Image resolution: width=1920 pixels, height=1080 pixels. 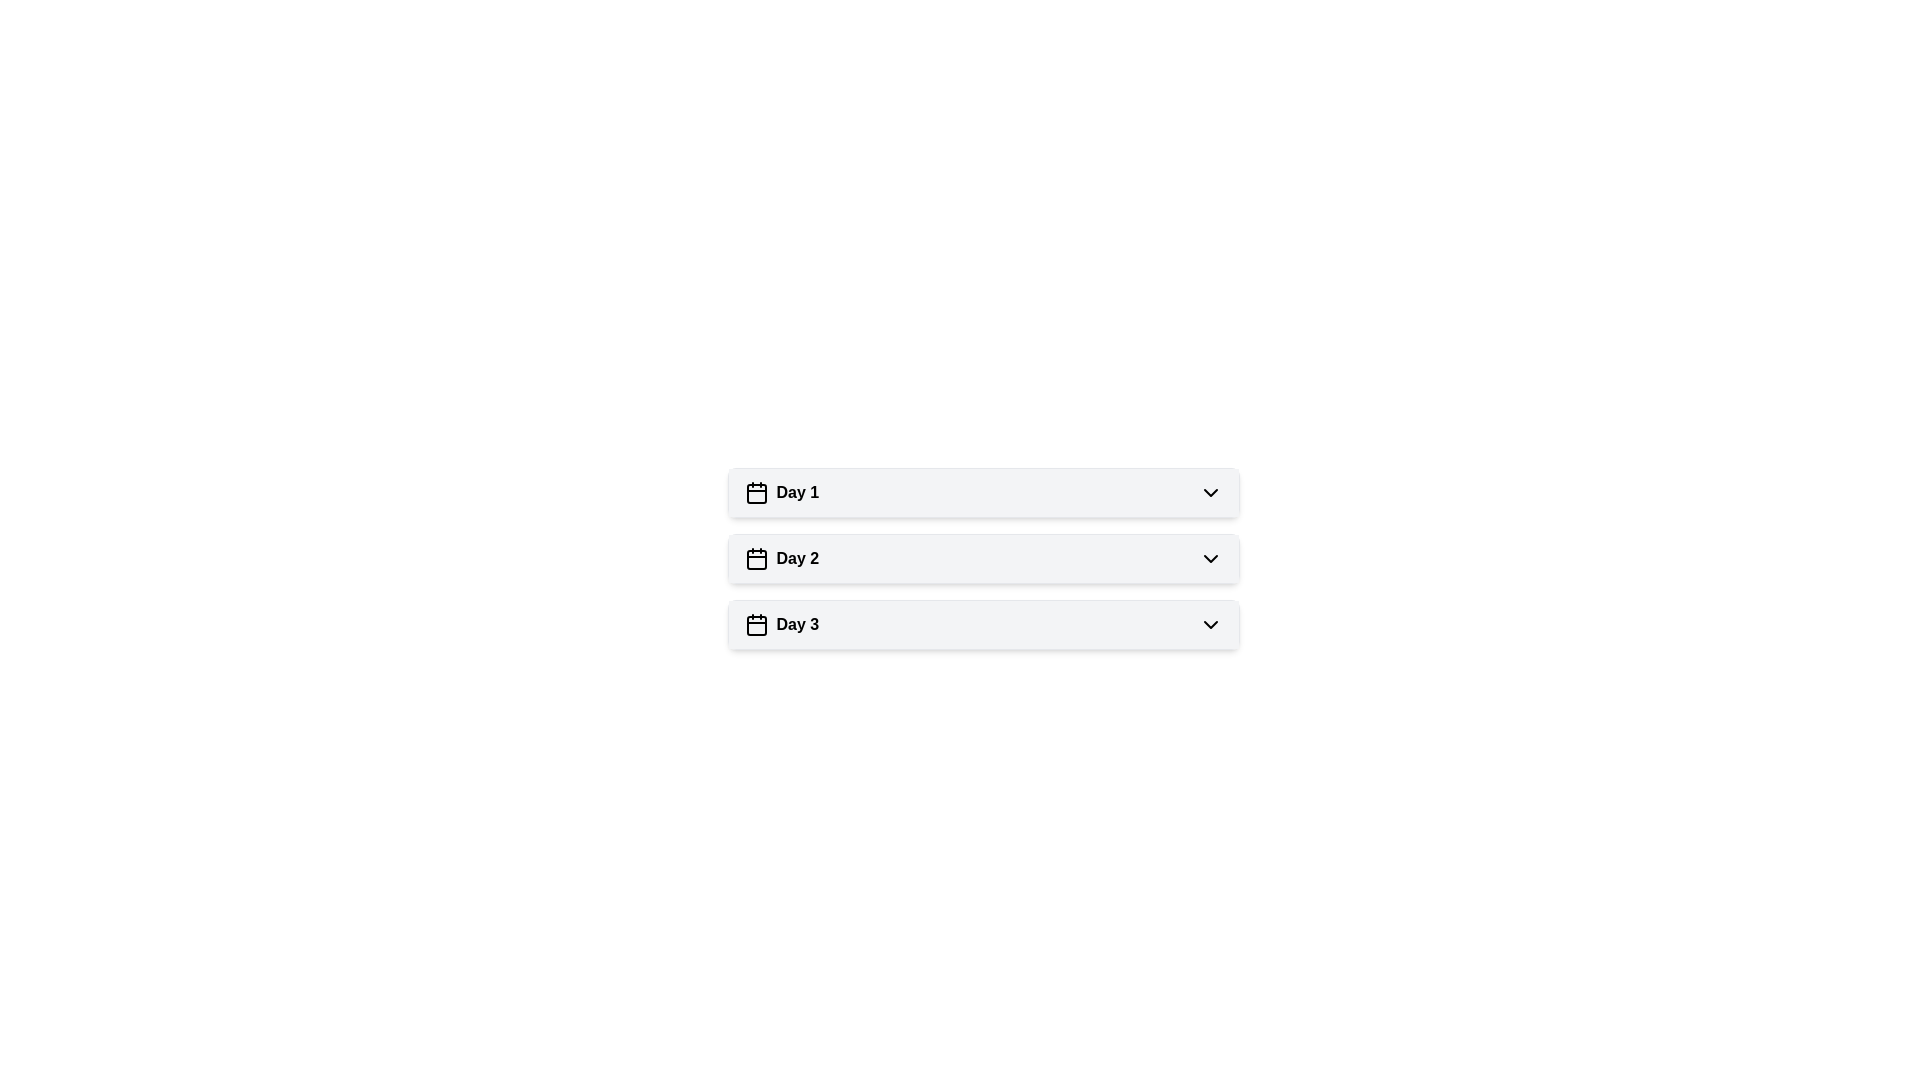 I want to click on the selectable list item labeled 'Day 2', so click(x=983, y=559).